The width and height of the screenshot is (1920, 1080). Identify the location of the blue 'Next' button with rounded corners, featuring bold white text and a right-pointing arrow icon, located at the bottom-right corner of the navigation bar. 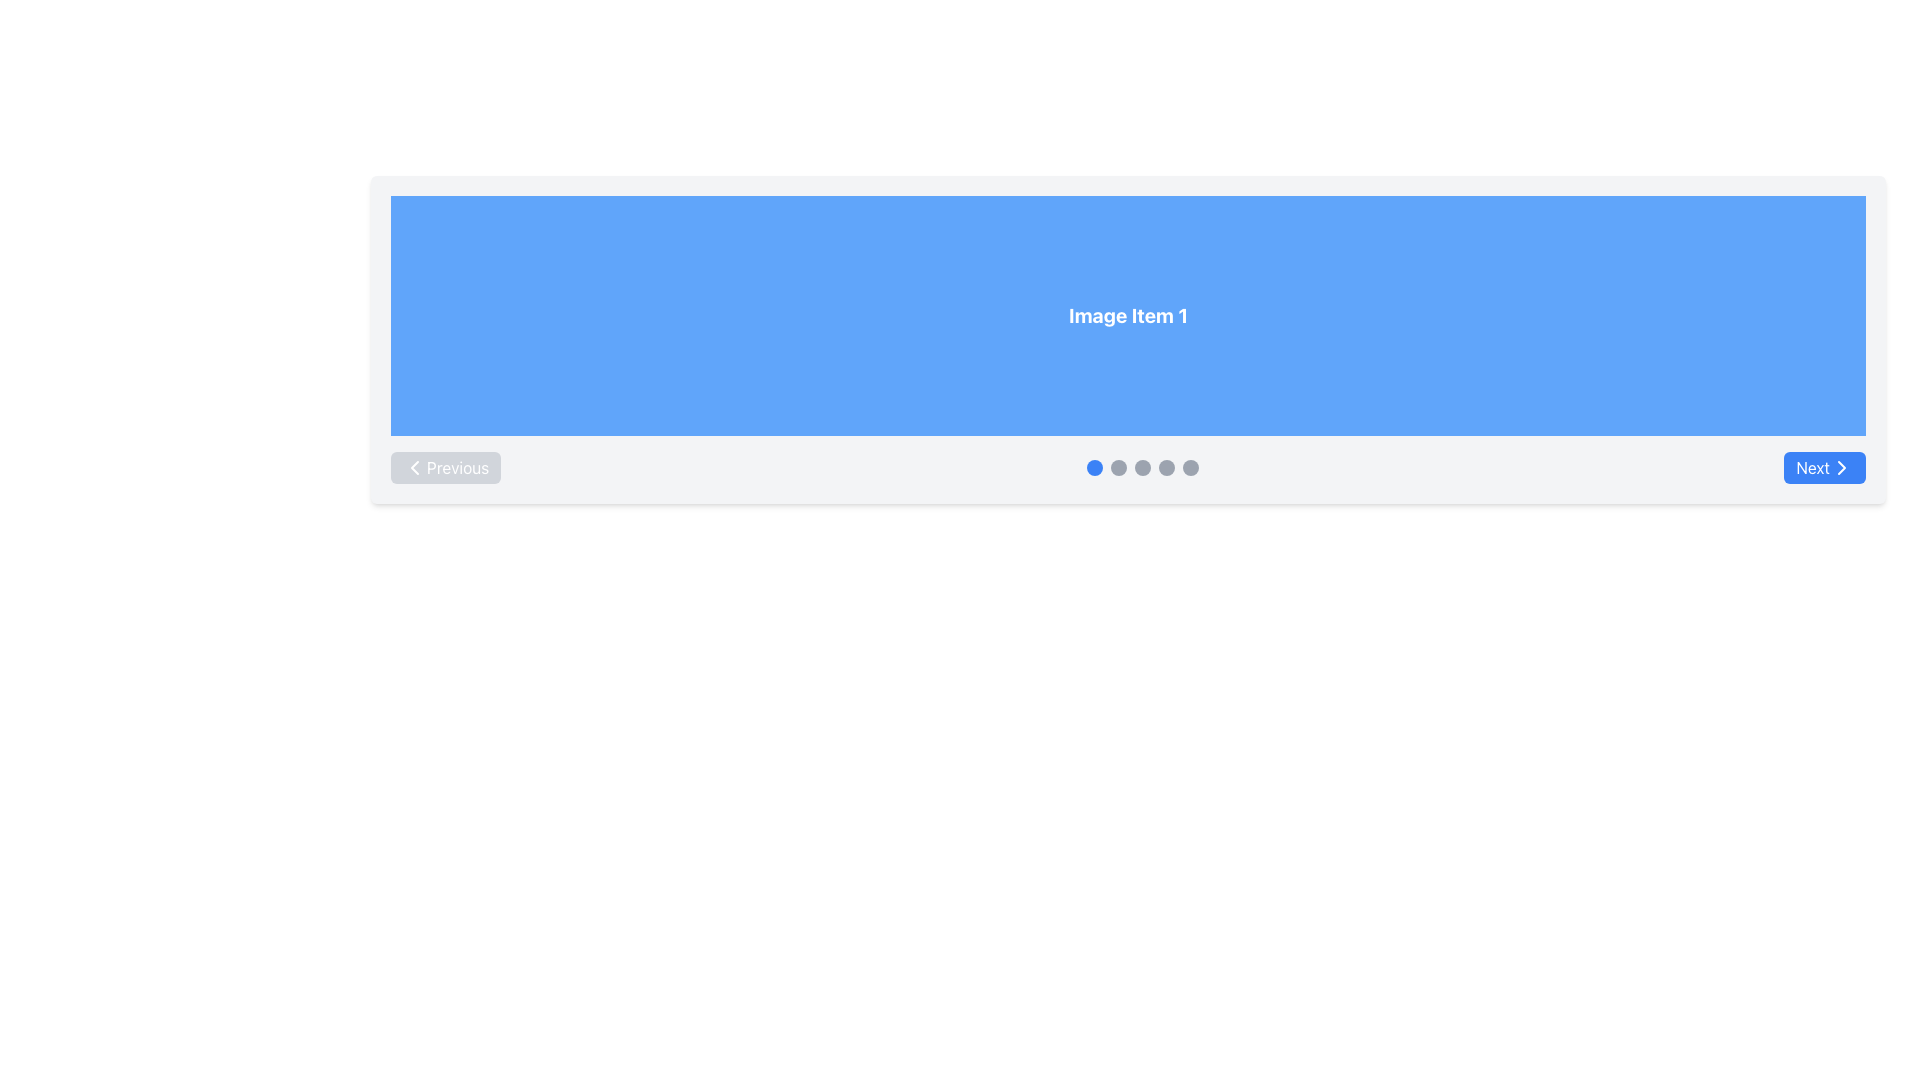
(1825, 467).